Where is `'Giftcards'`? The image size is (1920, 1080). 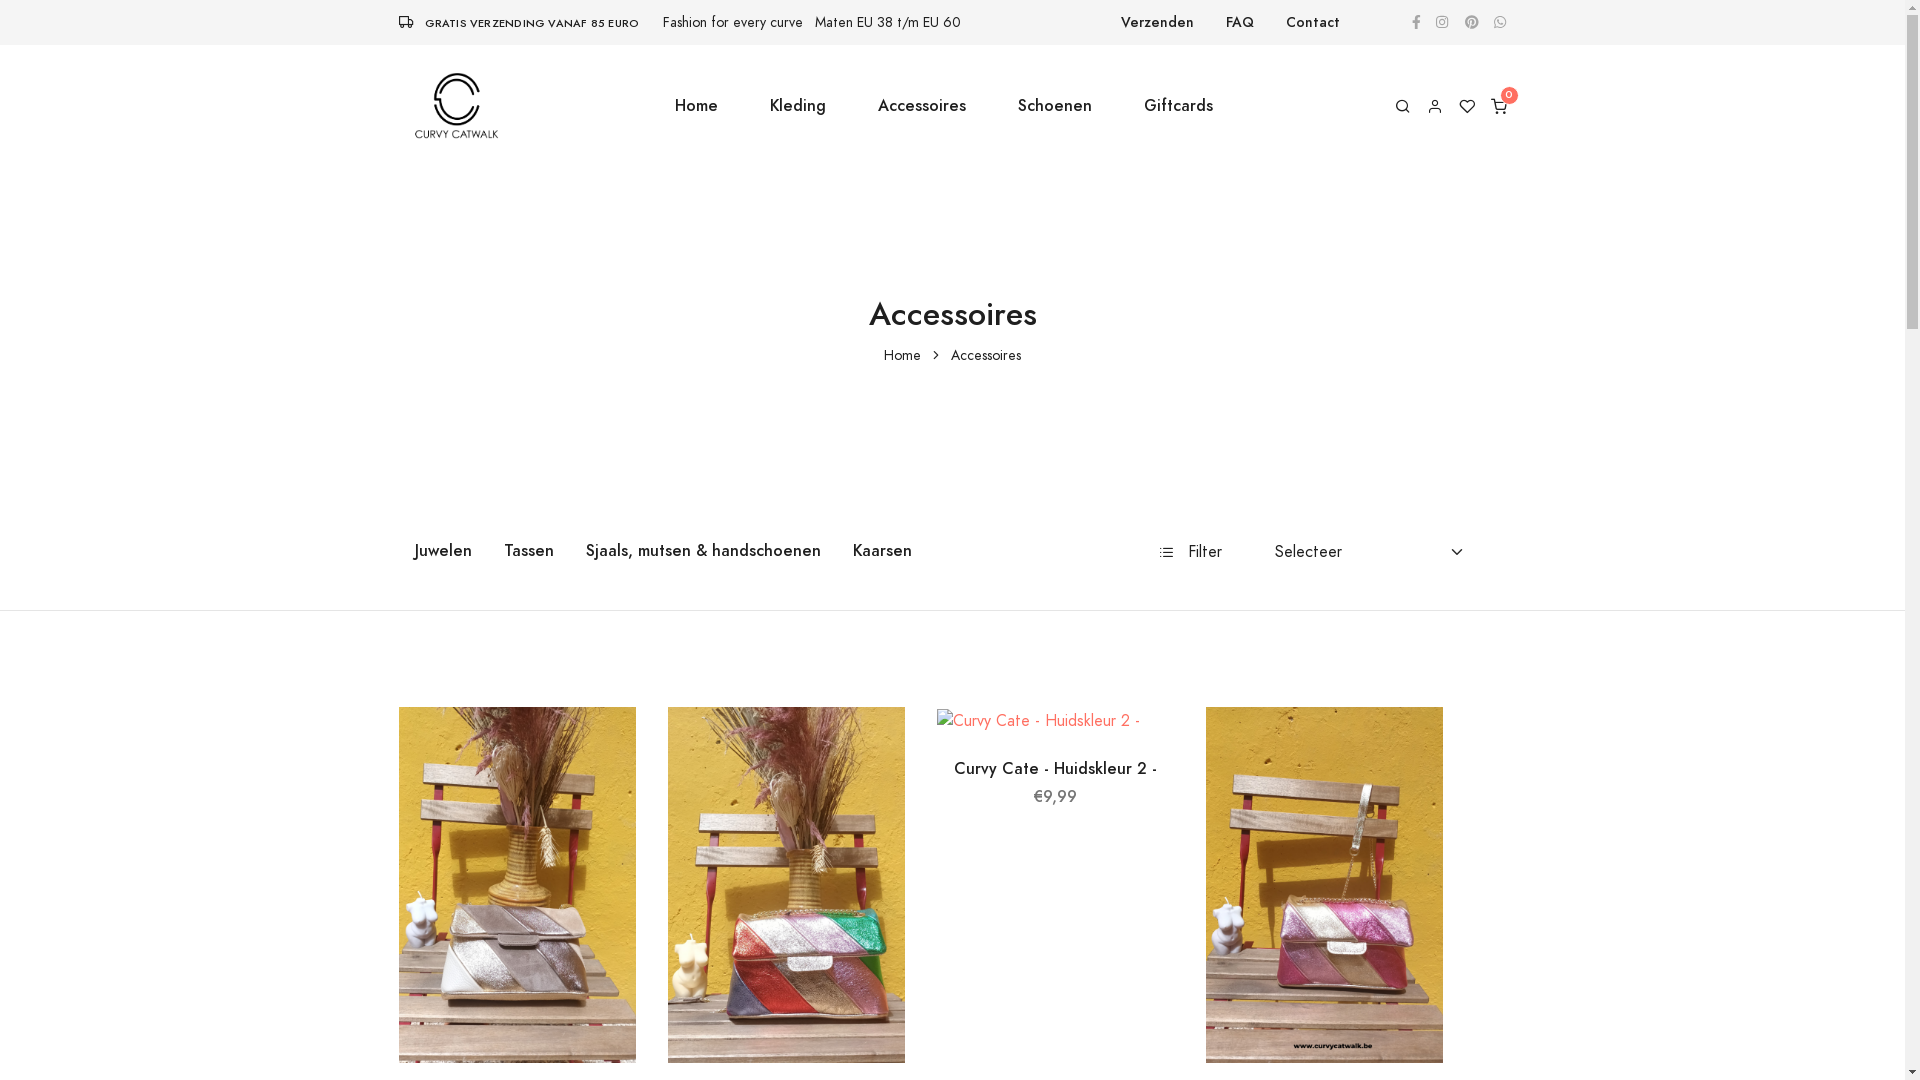
'Giftcards' is located at coordinates (1178, 105).